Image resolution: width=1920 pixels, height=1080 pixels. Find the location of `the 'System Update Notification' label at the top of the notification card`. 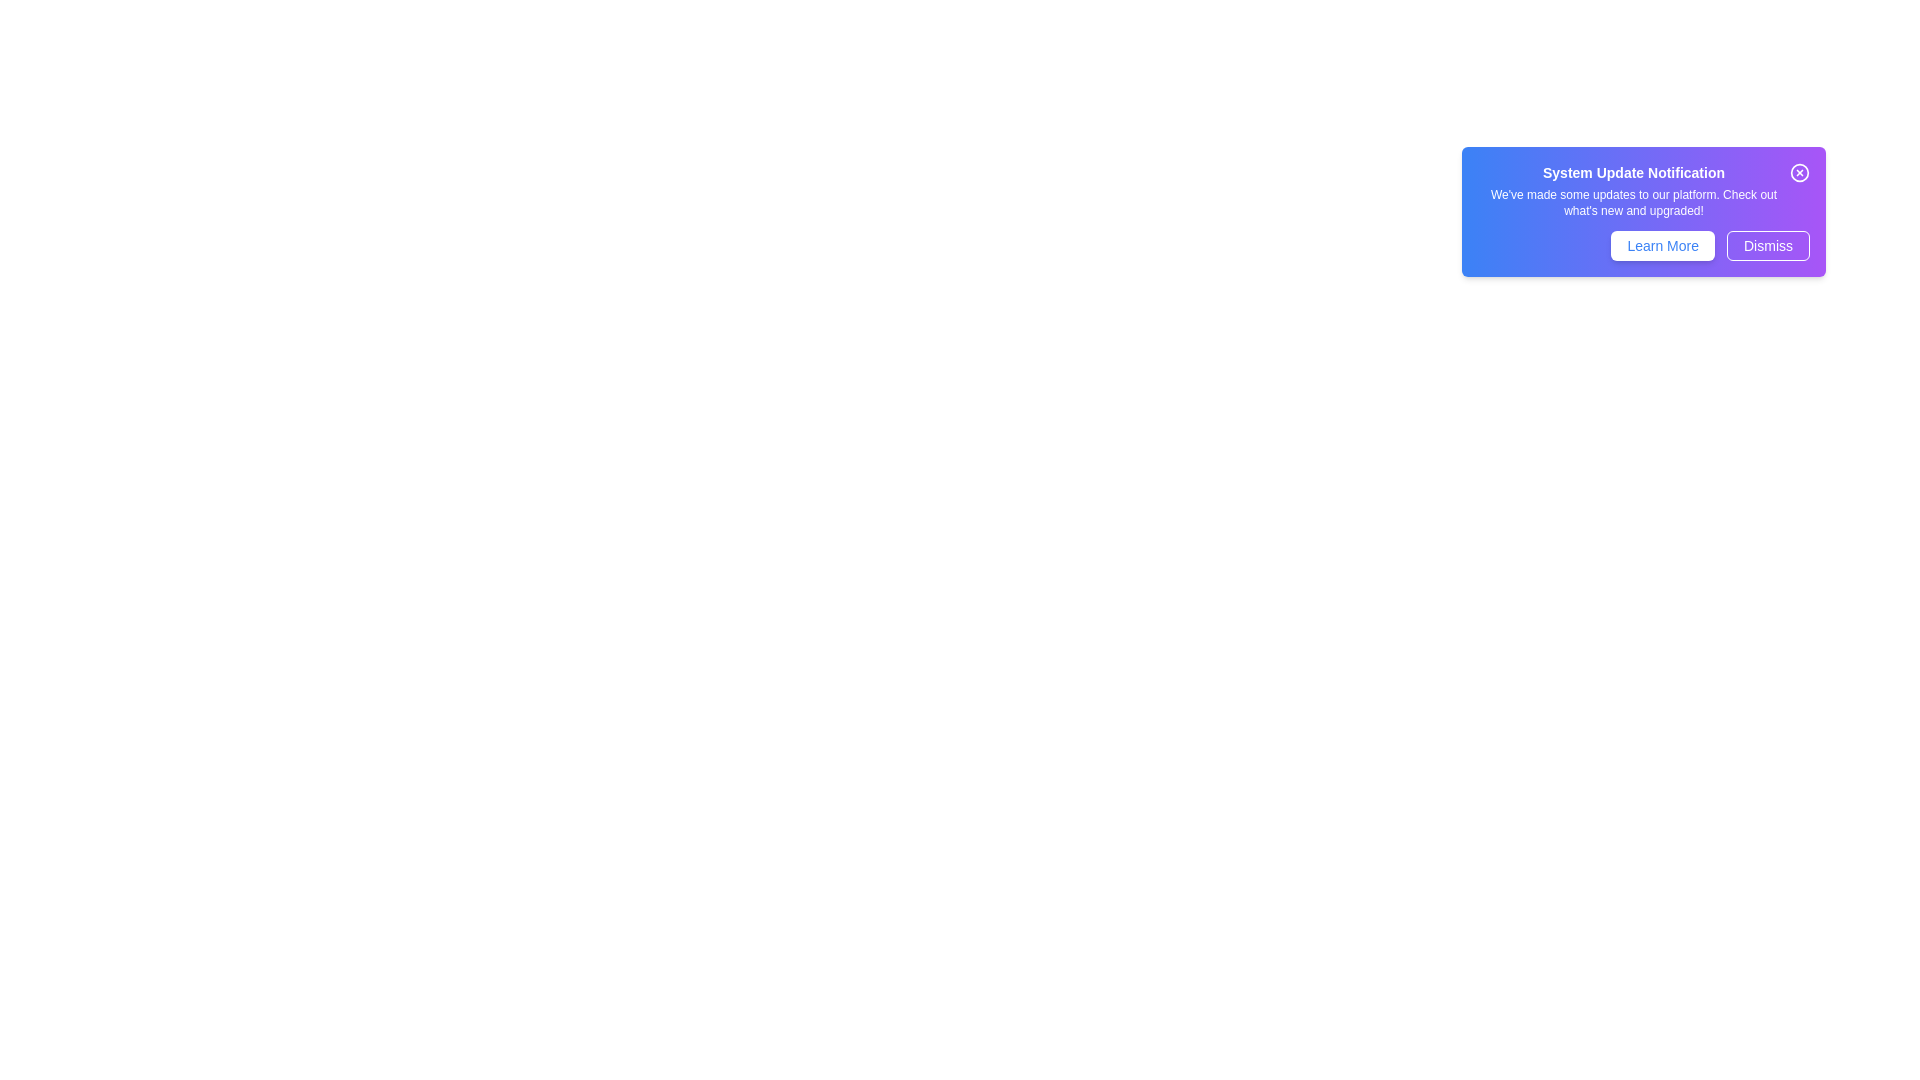

the 'System Update Notification' label at the top of the notification card is located at coordinates (1633, 172).